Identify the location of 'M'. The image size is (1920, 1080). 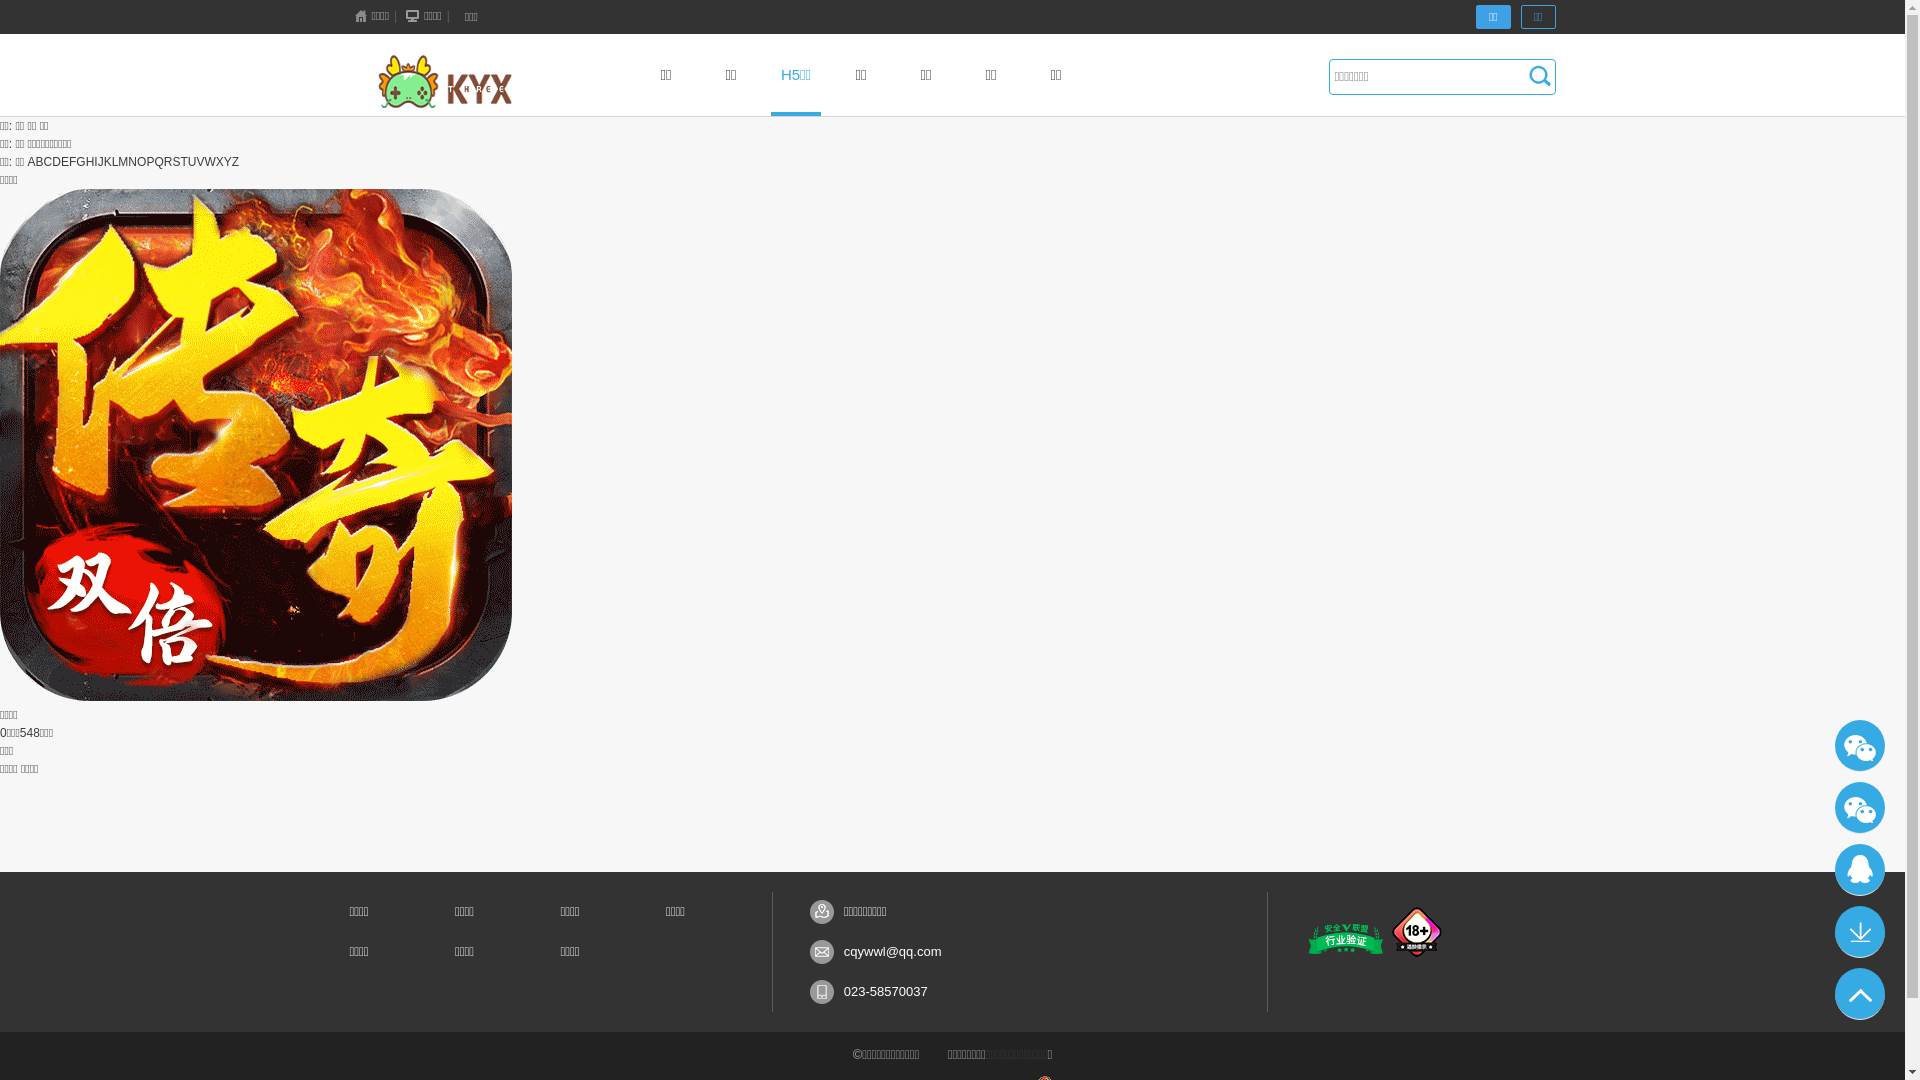
(122, 161).